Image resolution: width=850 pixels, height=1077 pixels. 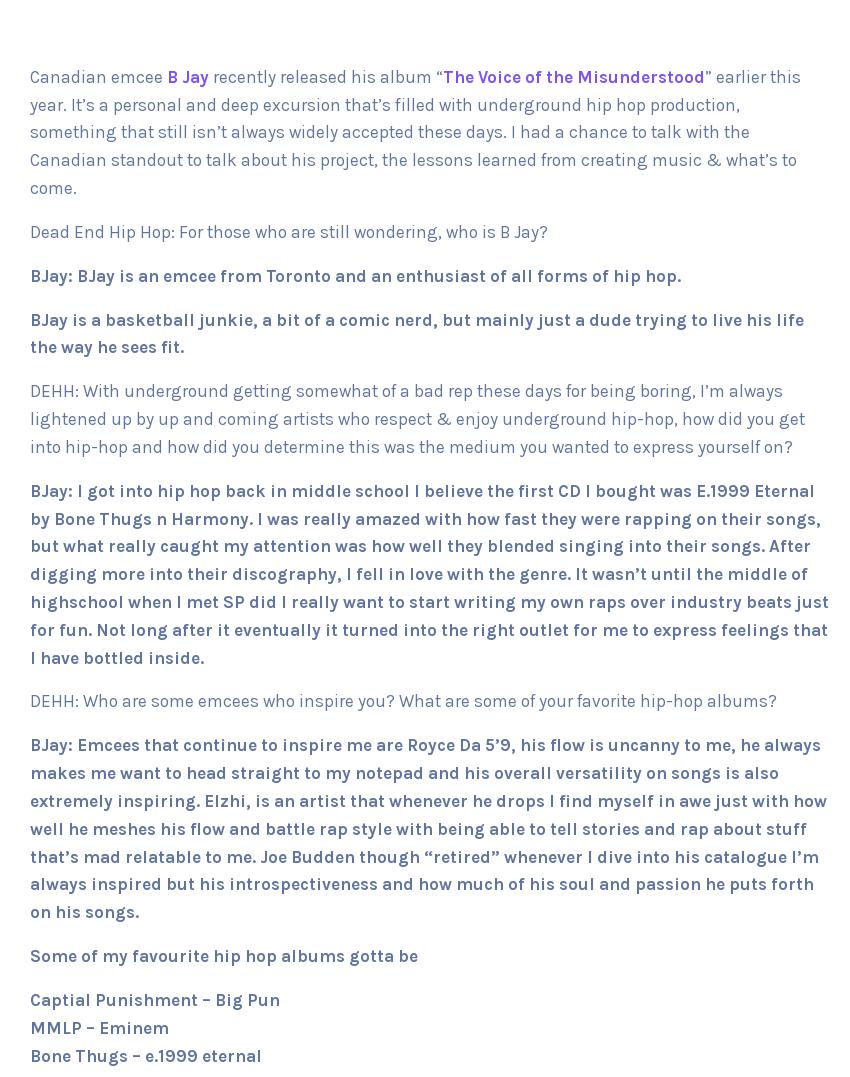 What do you see at coordinates (427, 828) in the screenshot?
I see `'BJay: Emcees that continue to inspire me are Royce Da 5’9, his flow is uncanny to me, he always makes me want to head straight to my notepad and his overall versatility on songs is also extremely inspiring. Elzhi, is an artist that whenever he drops I find myself in awe just with how well he meshes his flow and battle rap style with being able to tell stories and rap about stuff that’s mad relatable to me. Joe Budden though “retired” whenever I dive into his catalogue I’m always inspired but his introspectiveness and how much of his soul and passion he puts forth on his songs.'` at bounding box center [427, 828].